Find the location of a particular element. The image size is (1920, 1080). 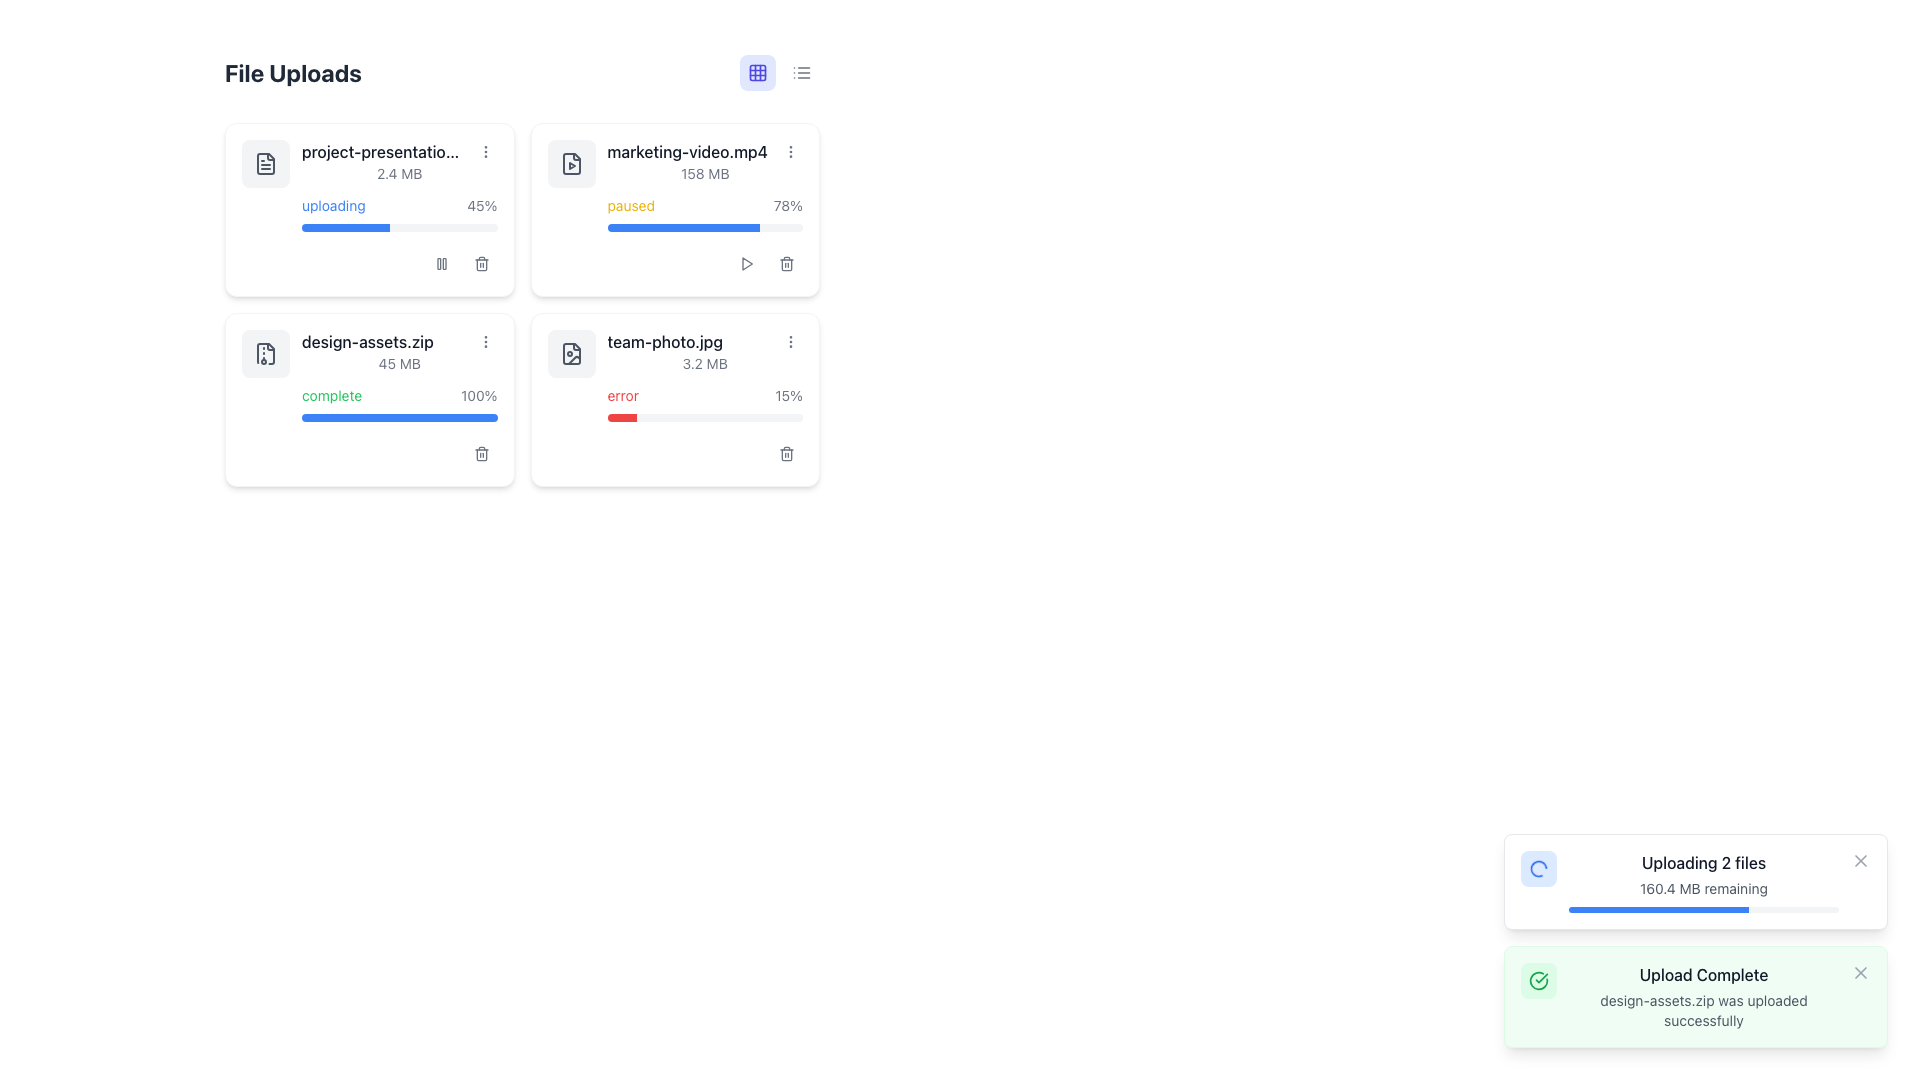

the text label displaying '100%' in light gray, located in the bottom-left section of the interface next to the green 'complete' label is located at coordinates (478, 396).